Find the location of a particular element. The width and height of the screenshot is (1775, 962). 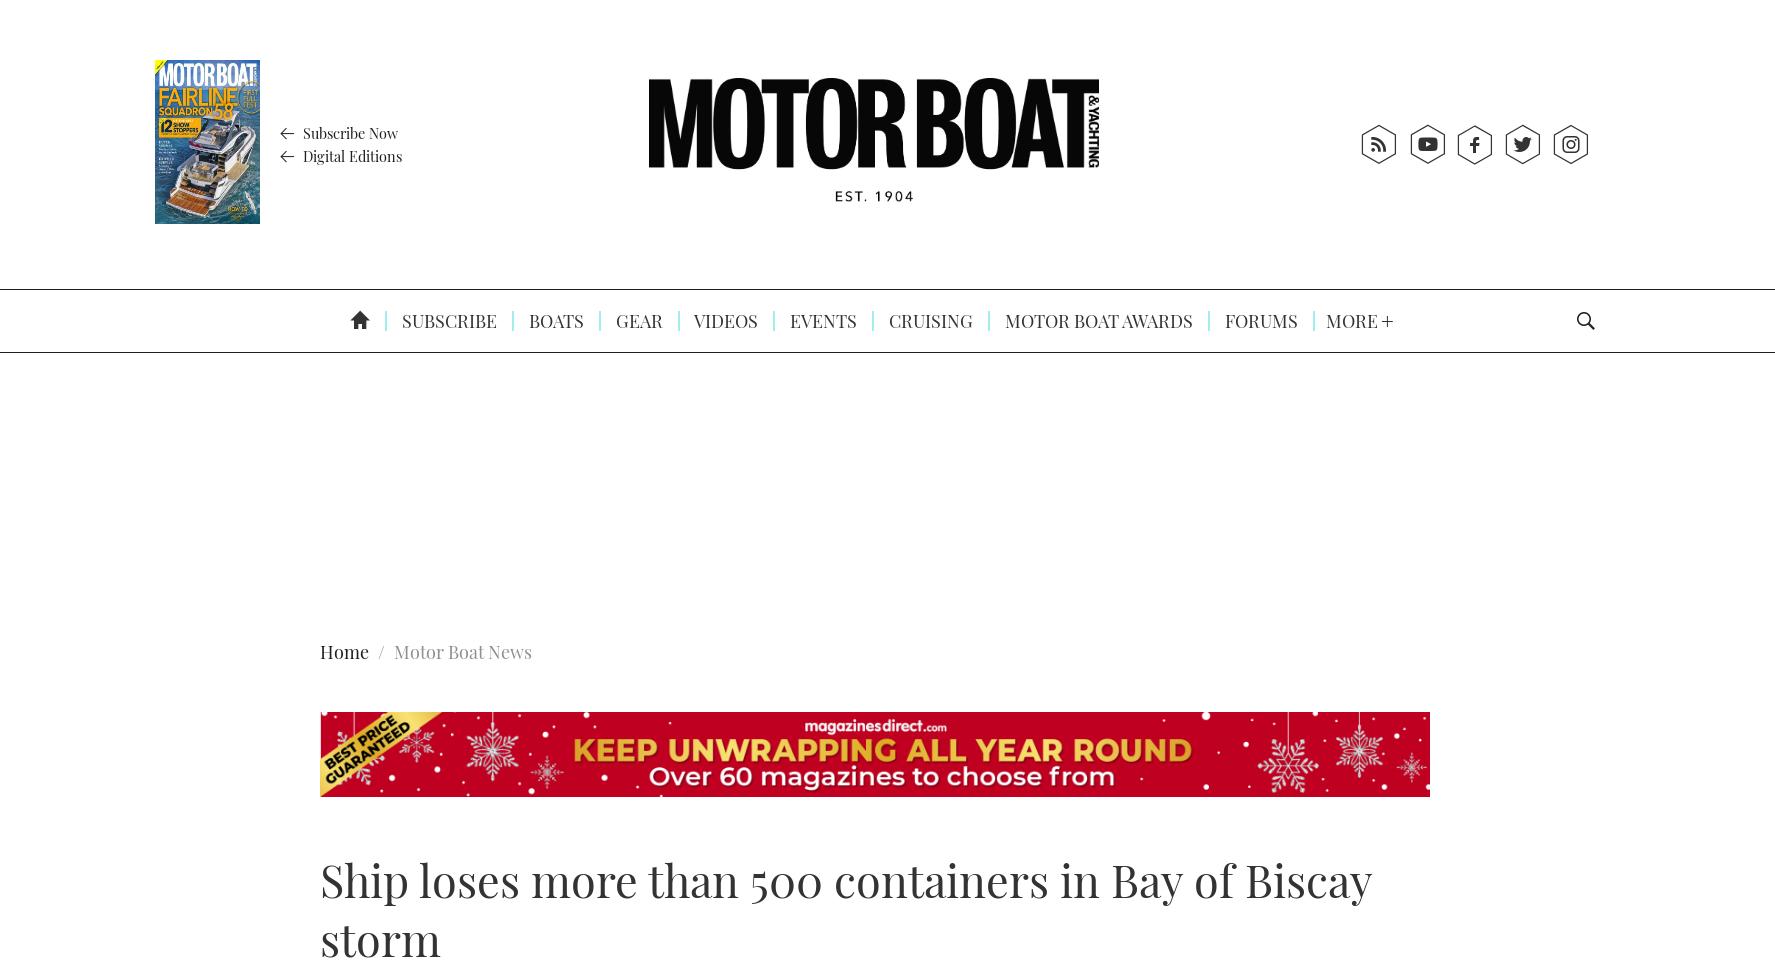

'Home' is located at coordinates (343, 652).